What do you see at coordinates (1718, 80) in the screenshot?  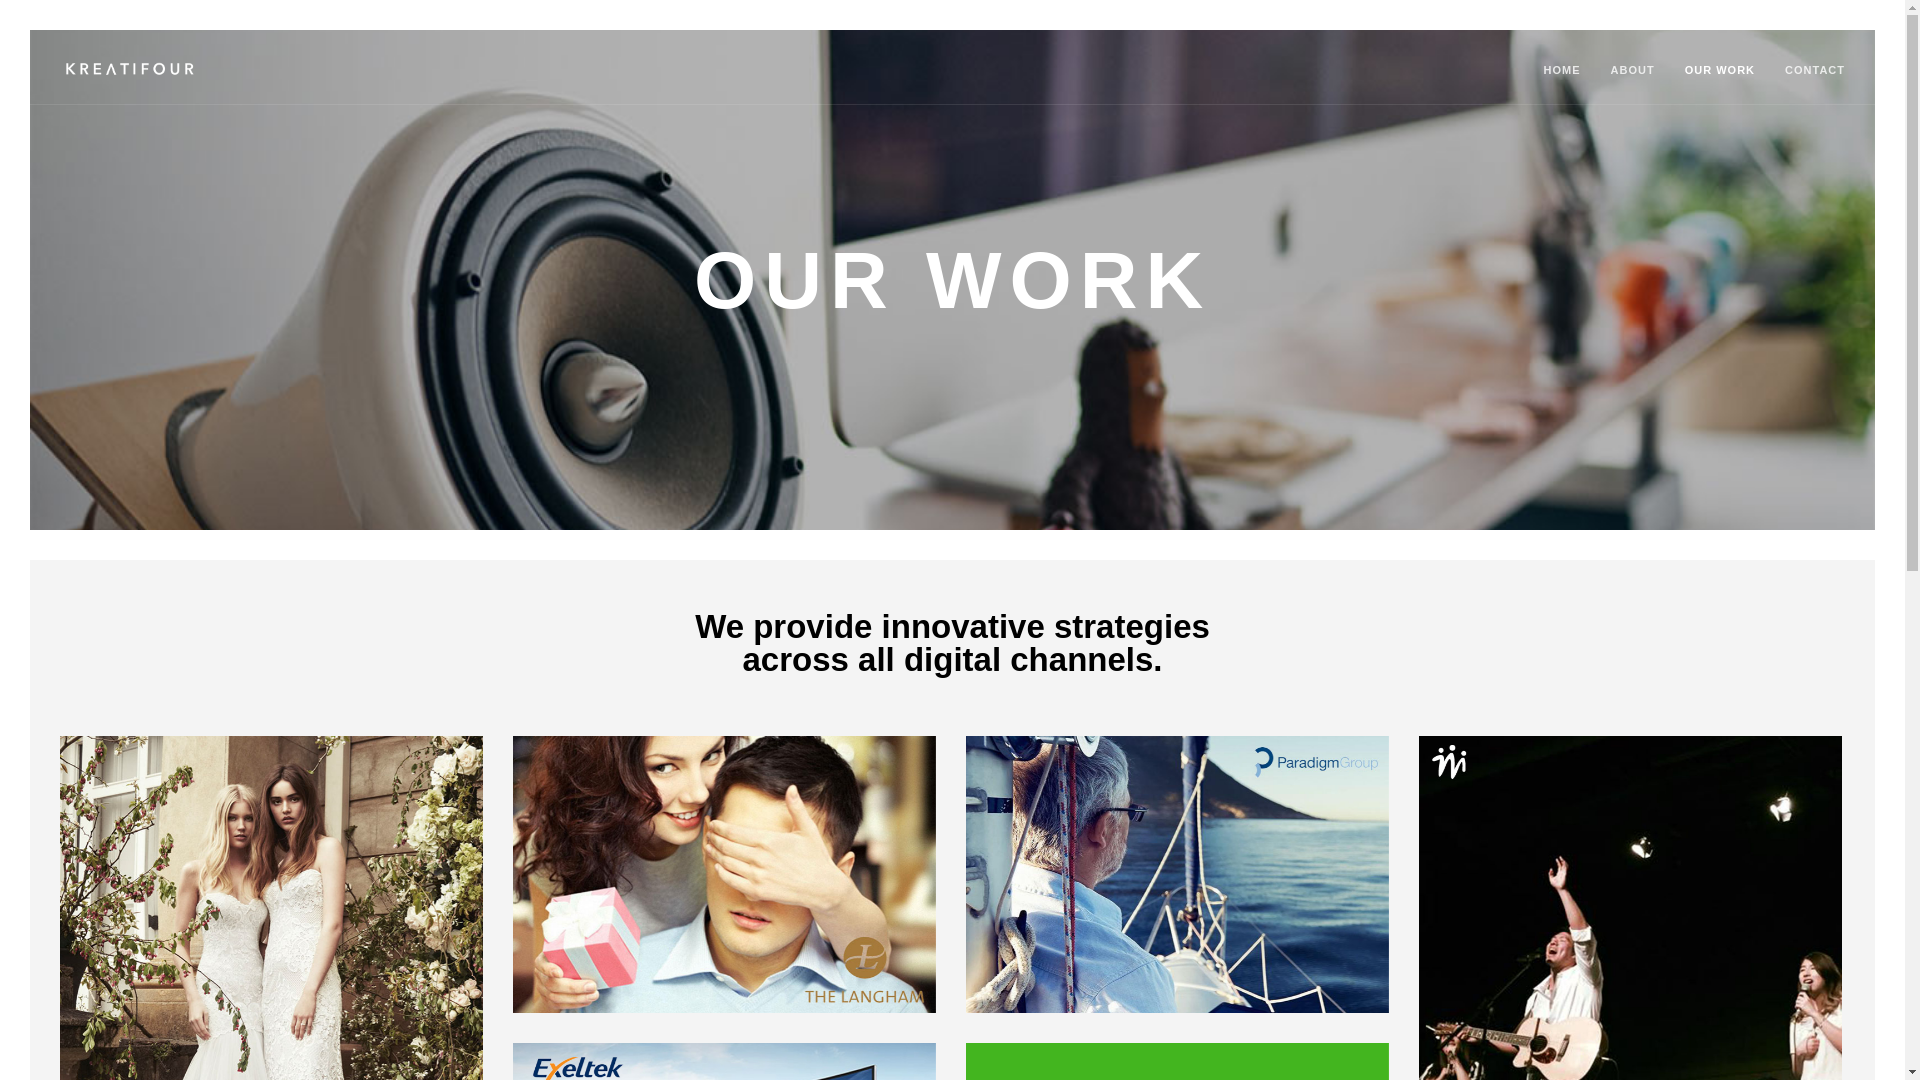 I see `'OUR WORK'` at bounding box center [1718, 80].